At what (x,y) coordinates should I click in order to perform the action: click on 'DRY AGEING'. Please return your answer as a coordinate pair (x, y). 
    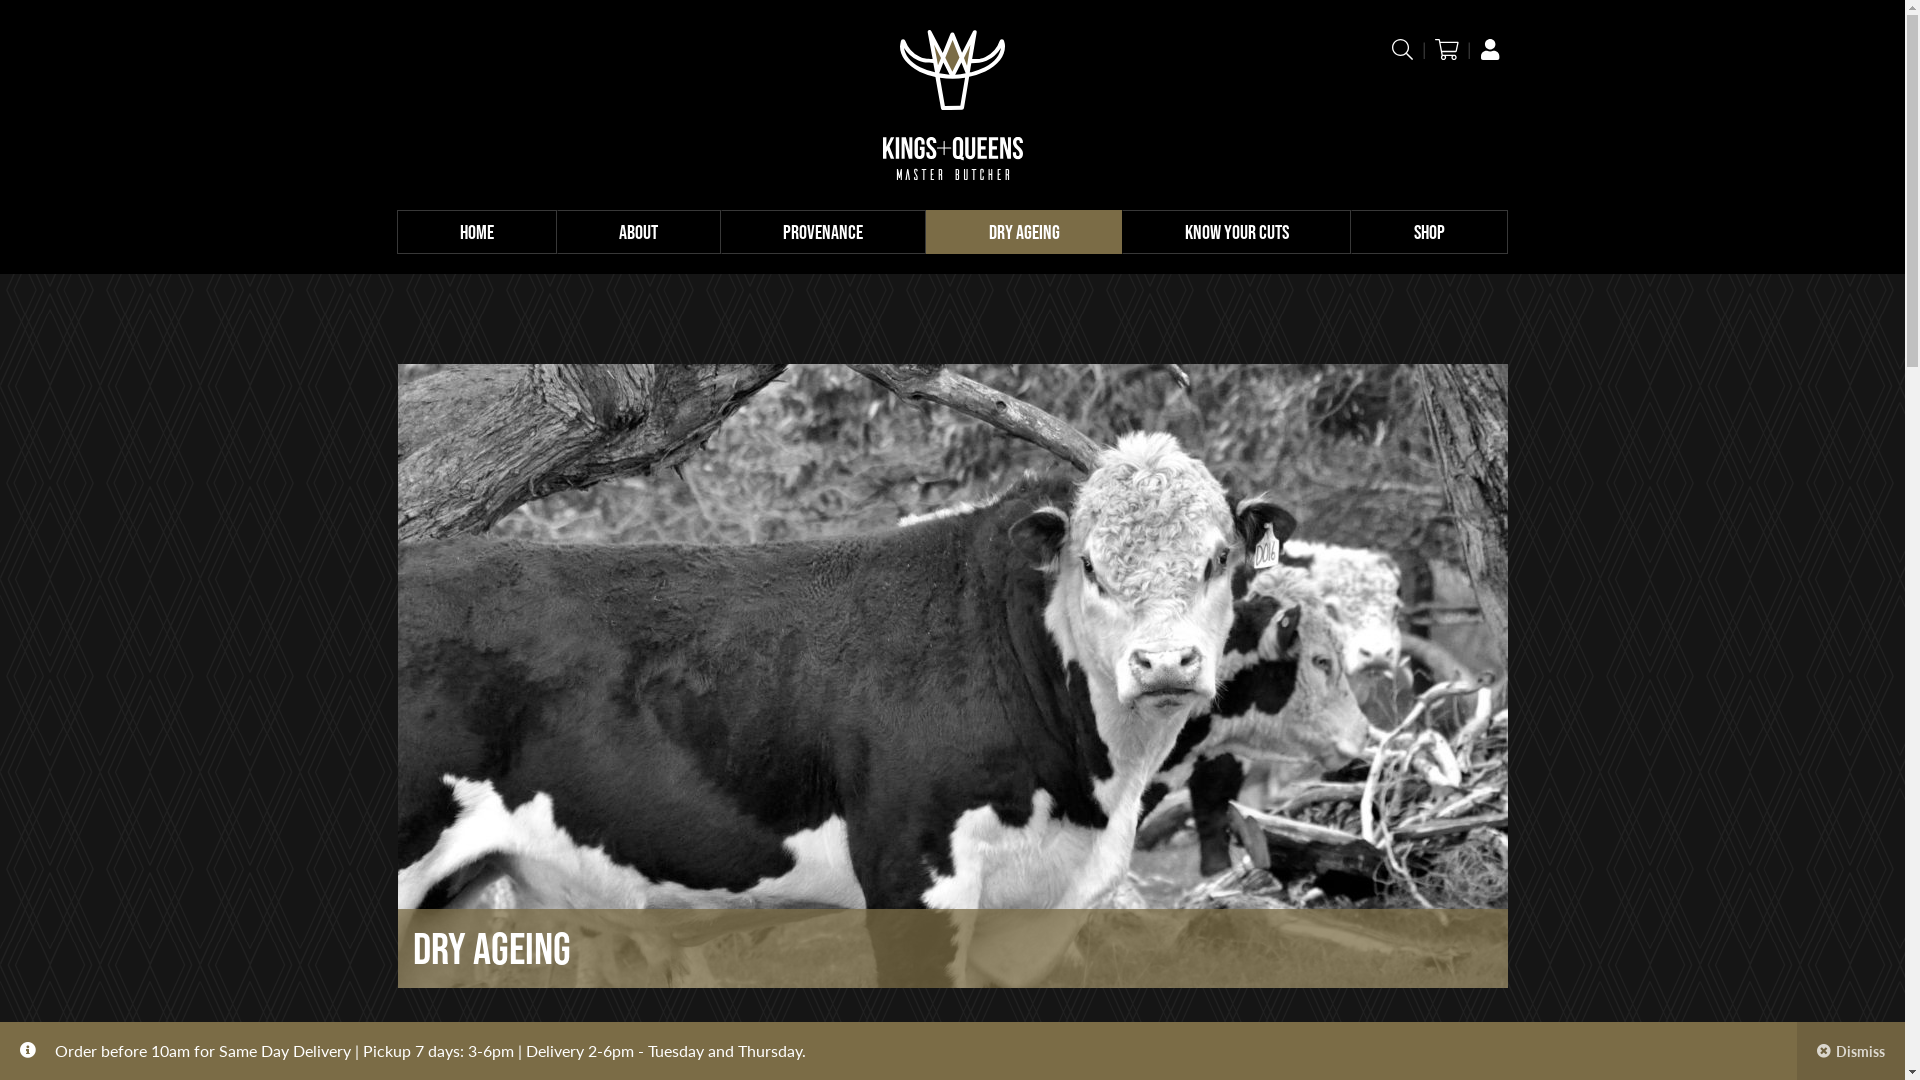
    Looking at the image, I should click on (1023, 230).